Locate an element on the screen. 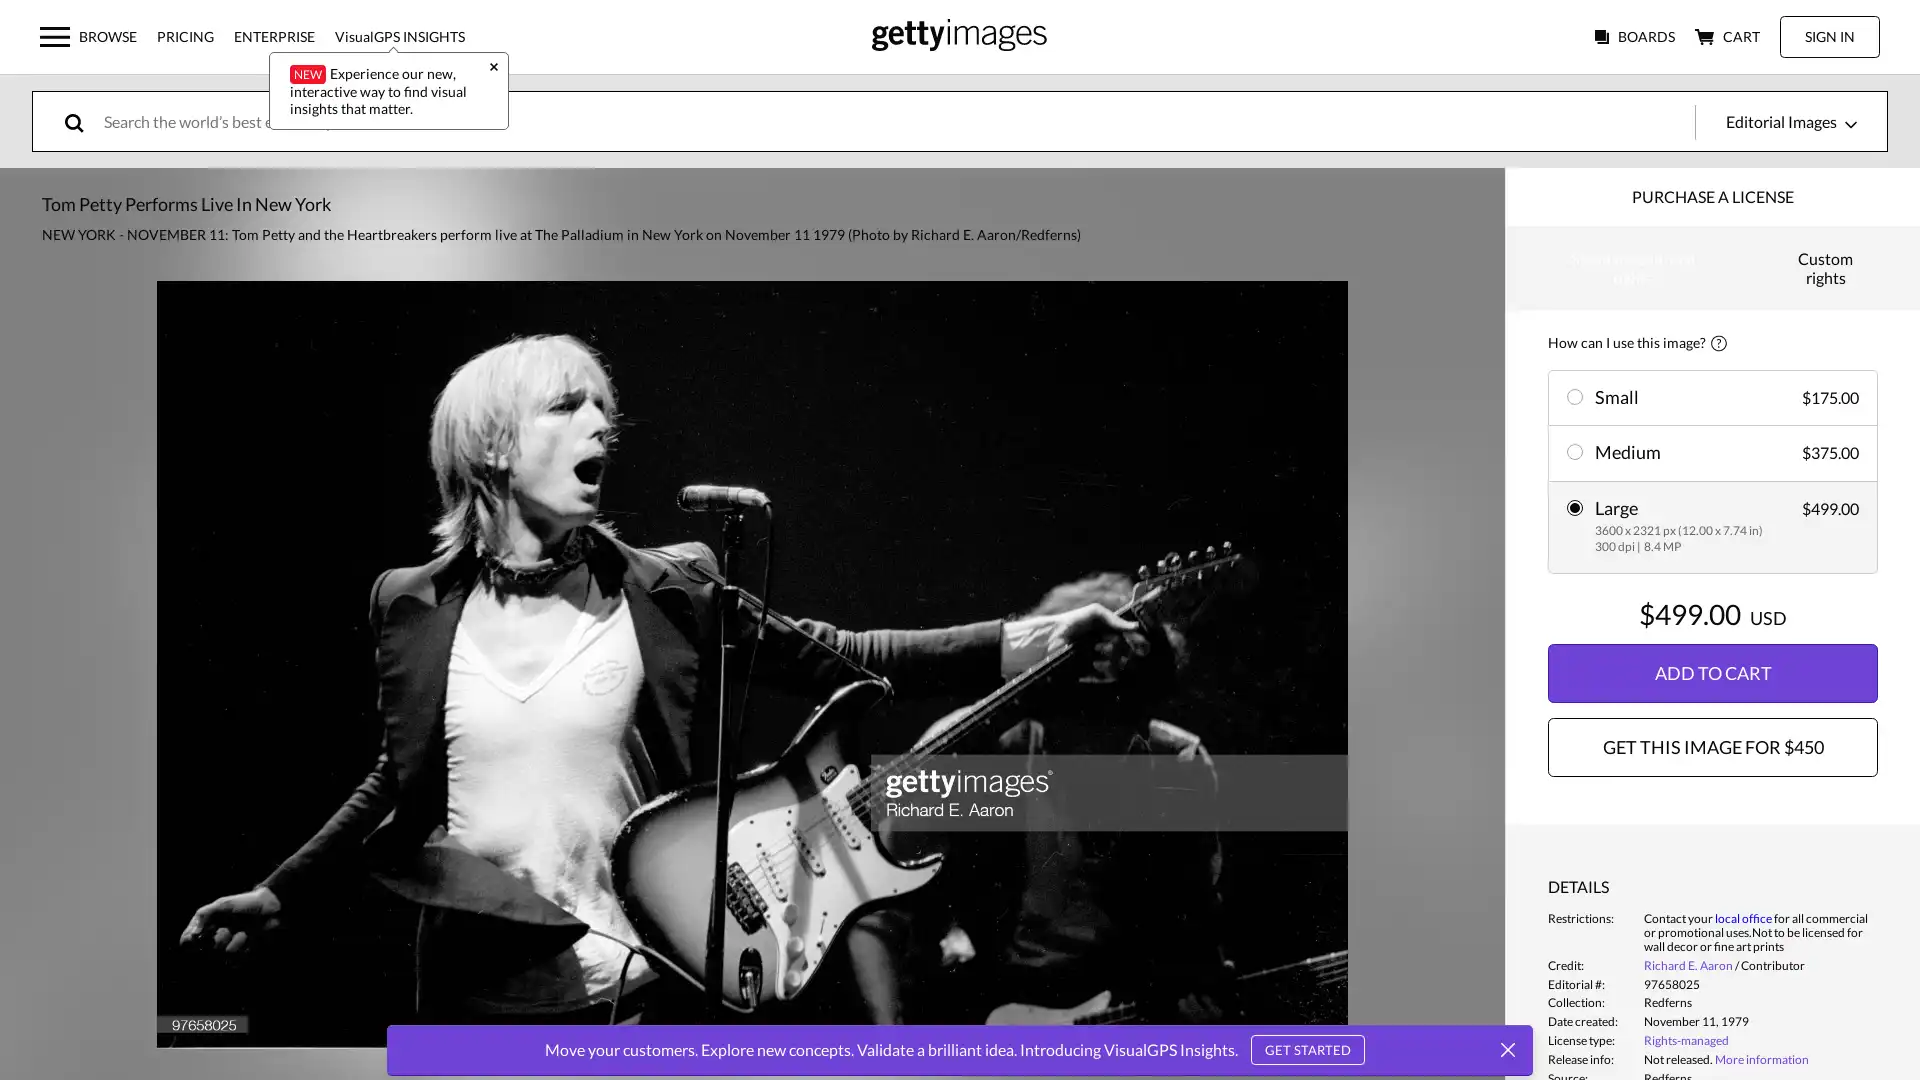 The width and height of the screenshot is (1920, 1080). expand is located at coordinates (751, 663).